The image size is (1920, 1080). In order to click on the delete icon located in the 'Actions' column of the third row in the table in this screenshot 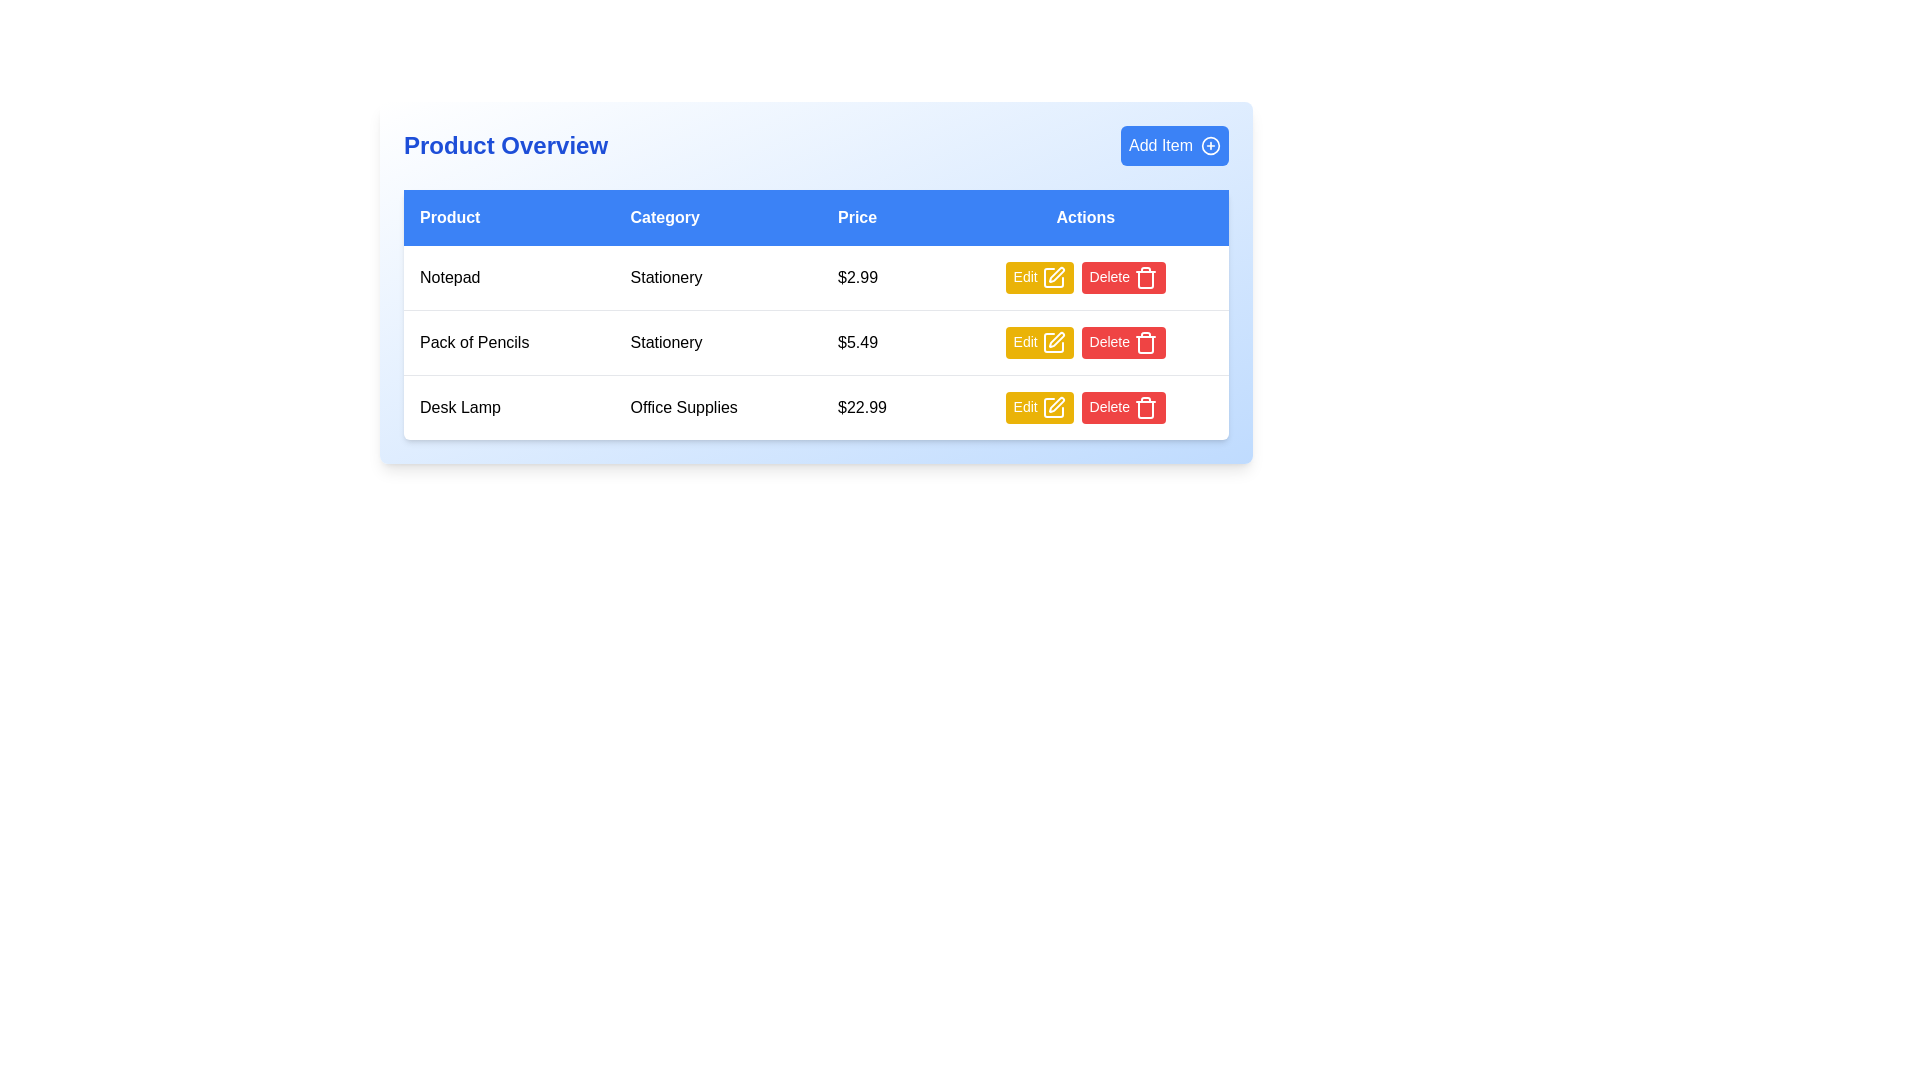, I will do `click(1145, 342)`.